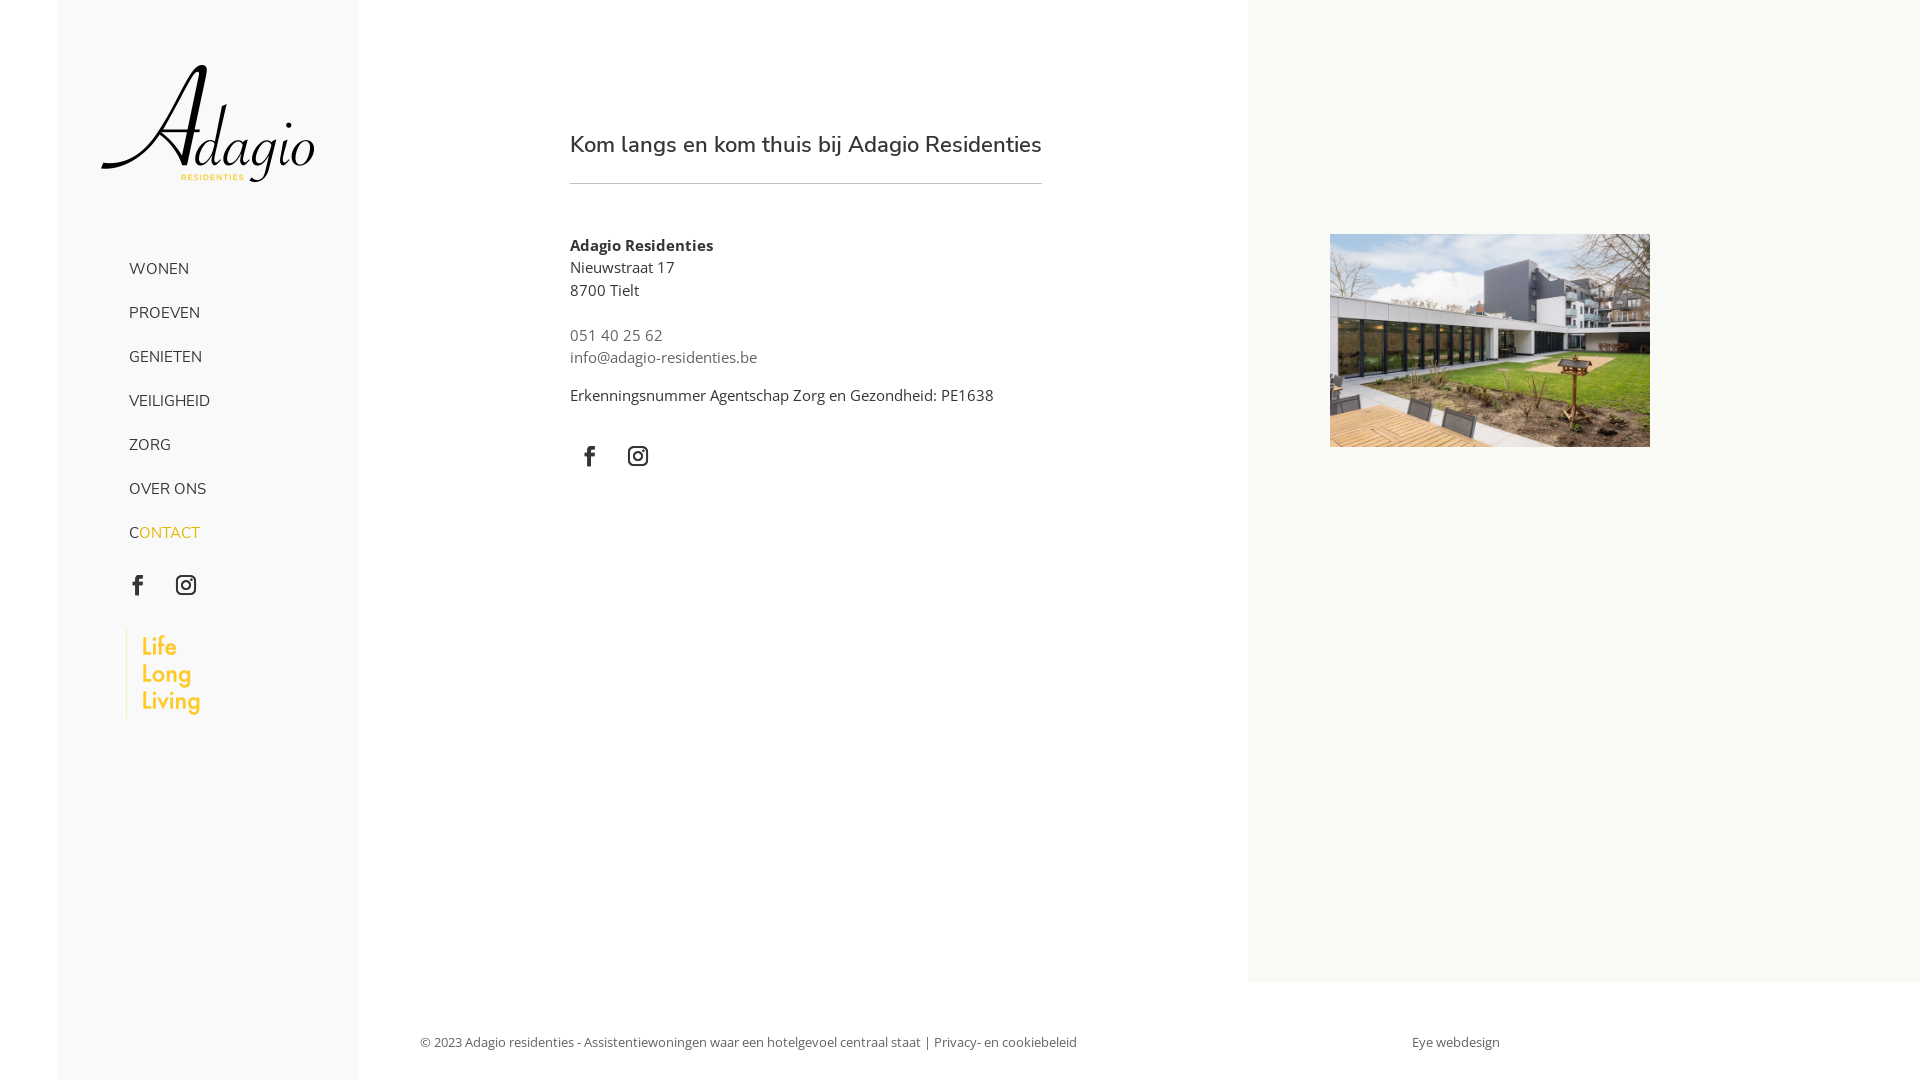 The height and width of the screenshot is (1080, 1920). What do you see at coordinates (117, 585) in the screenshot?
I see `'Volg op Facebook'` at bounding box center [117, 585].